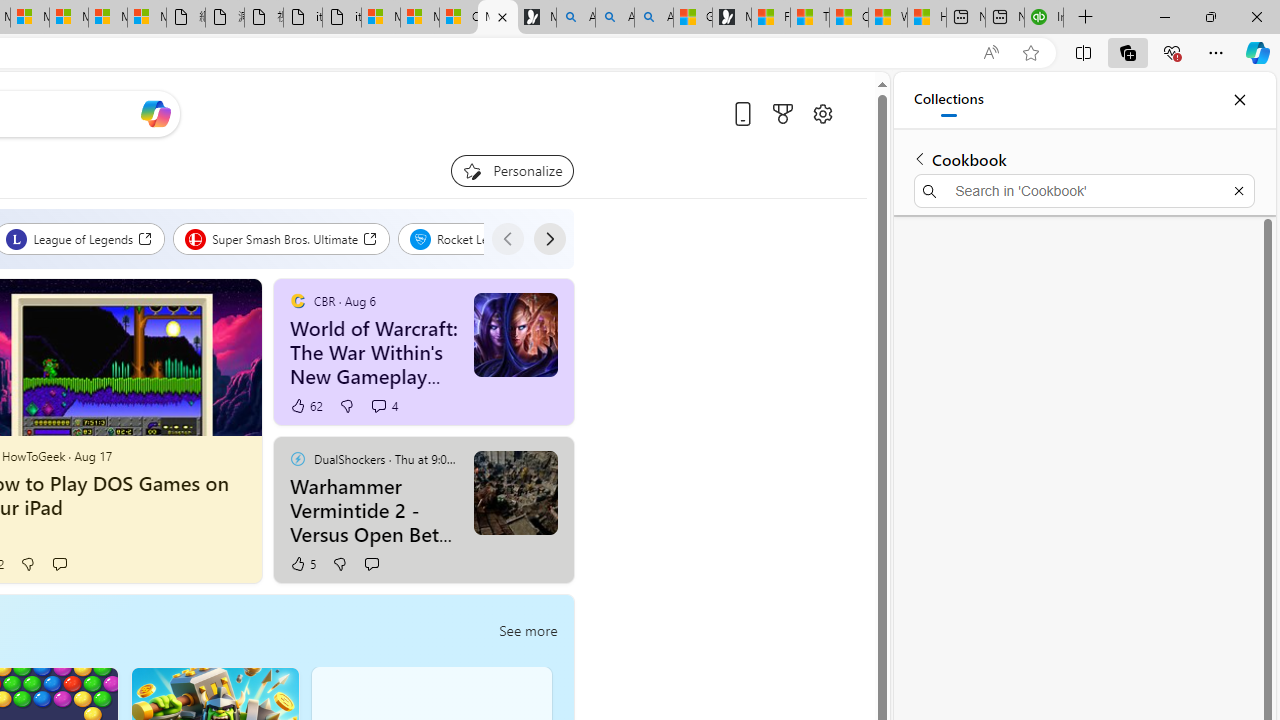 This screenshot has height=720, width=1280. I want to click on 'Back to list of collections', so click(919, 158).